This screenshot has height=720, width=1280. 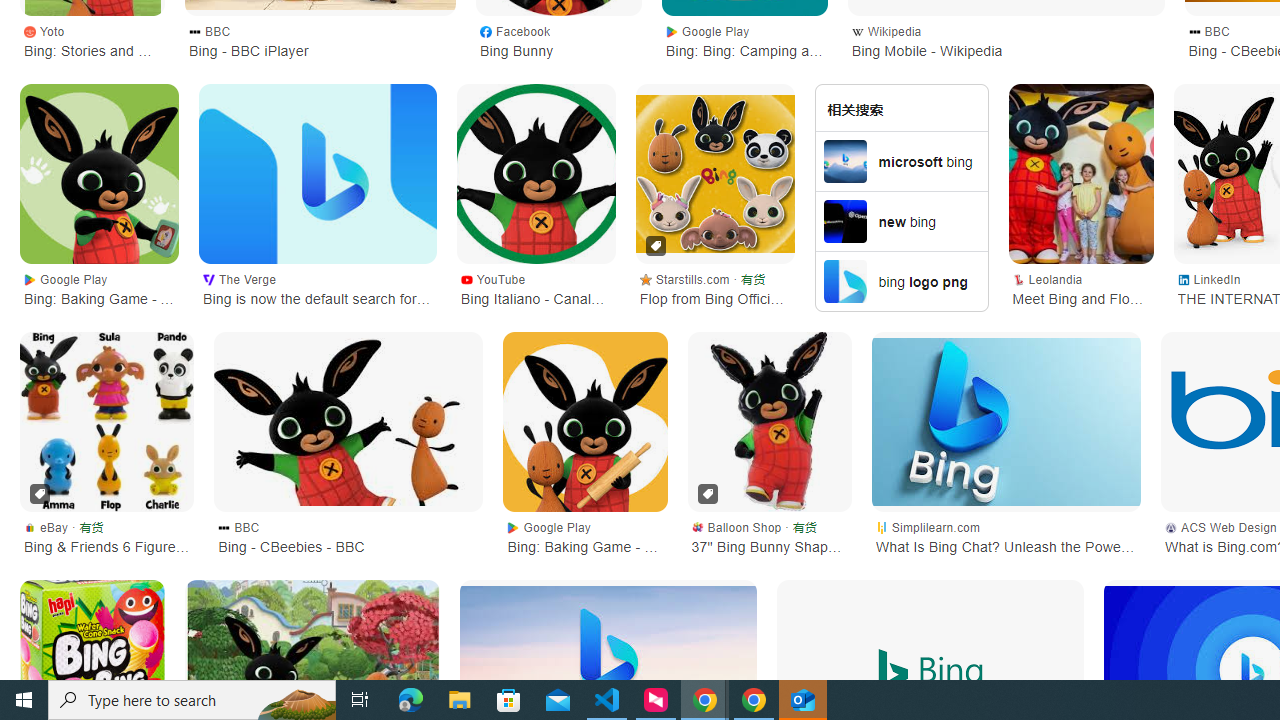 What do you see at coordinates (320, 39) in the screenshot?
I see `'BBC Bing - BBC iPlayer'` at bounding box center [320, 39].